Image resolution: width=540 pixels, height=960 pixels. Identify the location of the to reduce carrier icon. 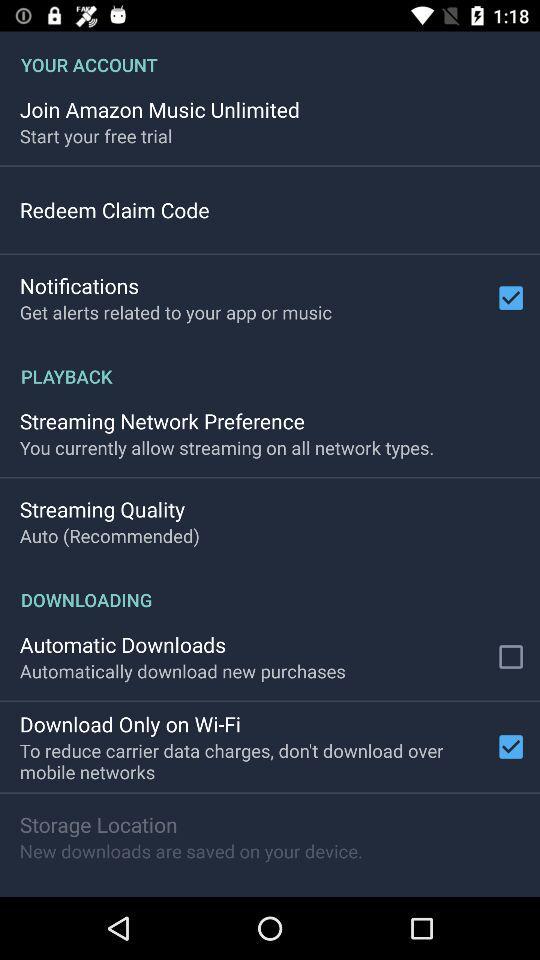
(253, 760).